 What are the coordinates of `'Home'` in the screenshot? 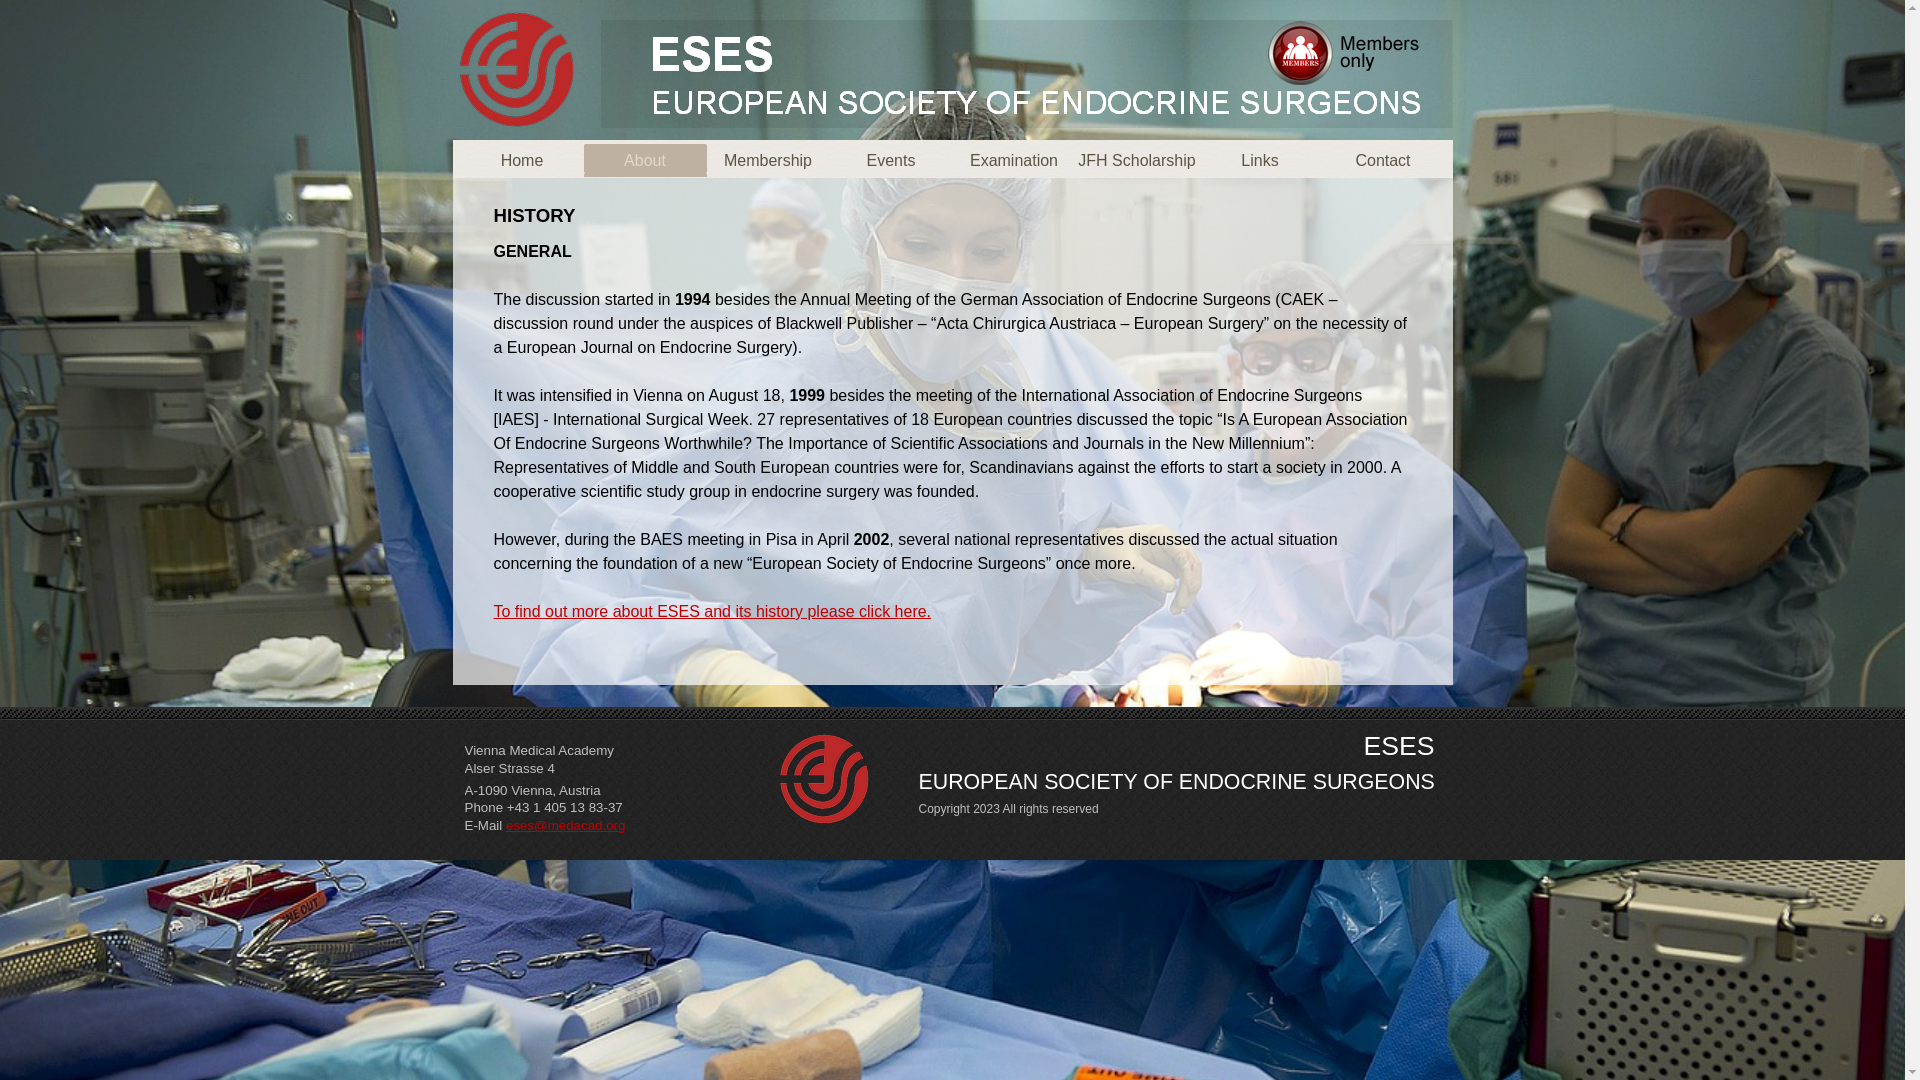 It's located at (521, 159).